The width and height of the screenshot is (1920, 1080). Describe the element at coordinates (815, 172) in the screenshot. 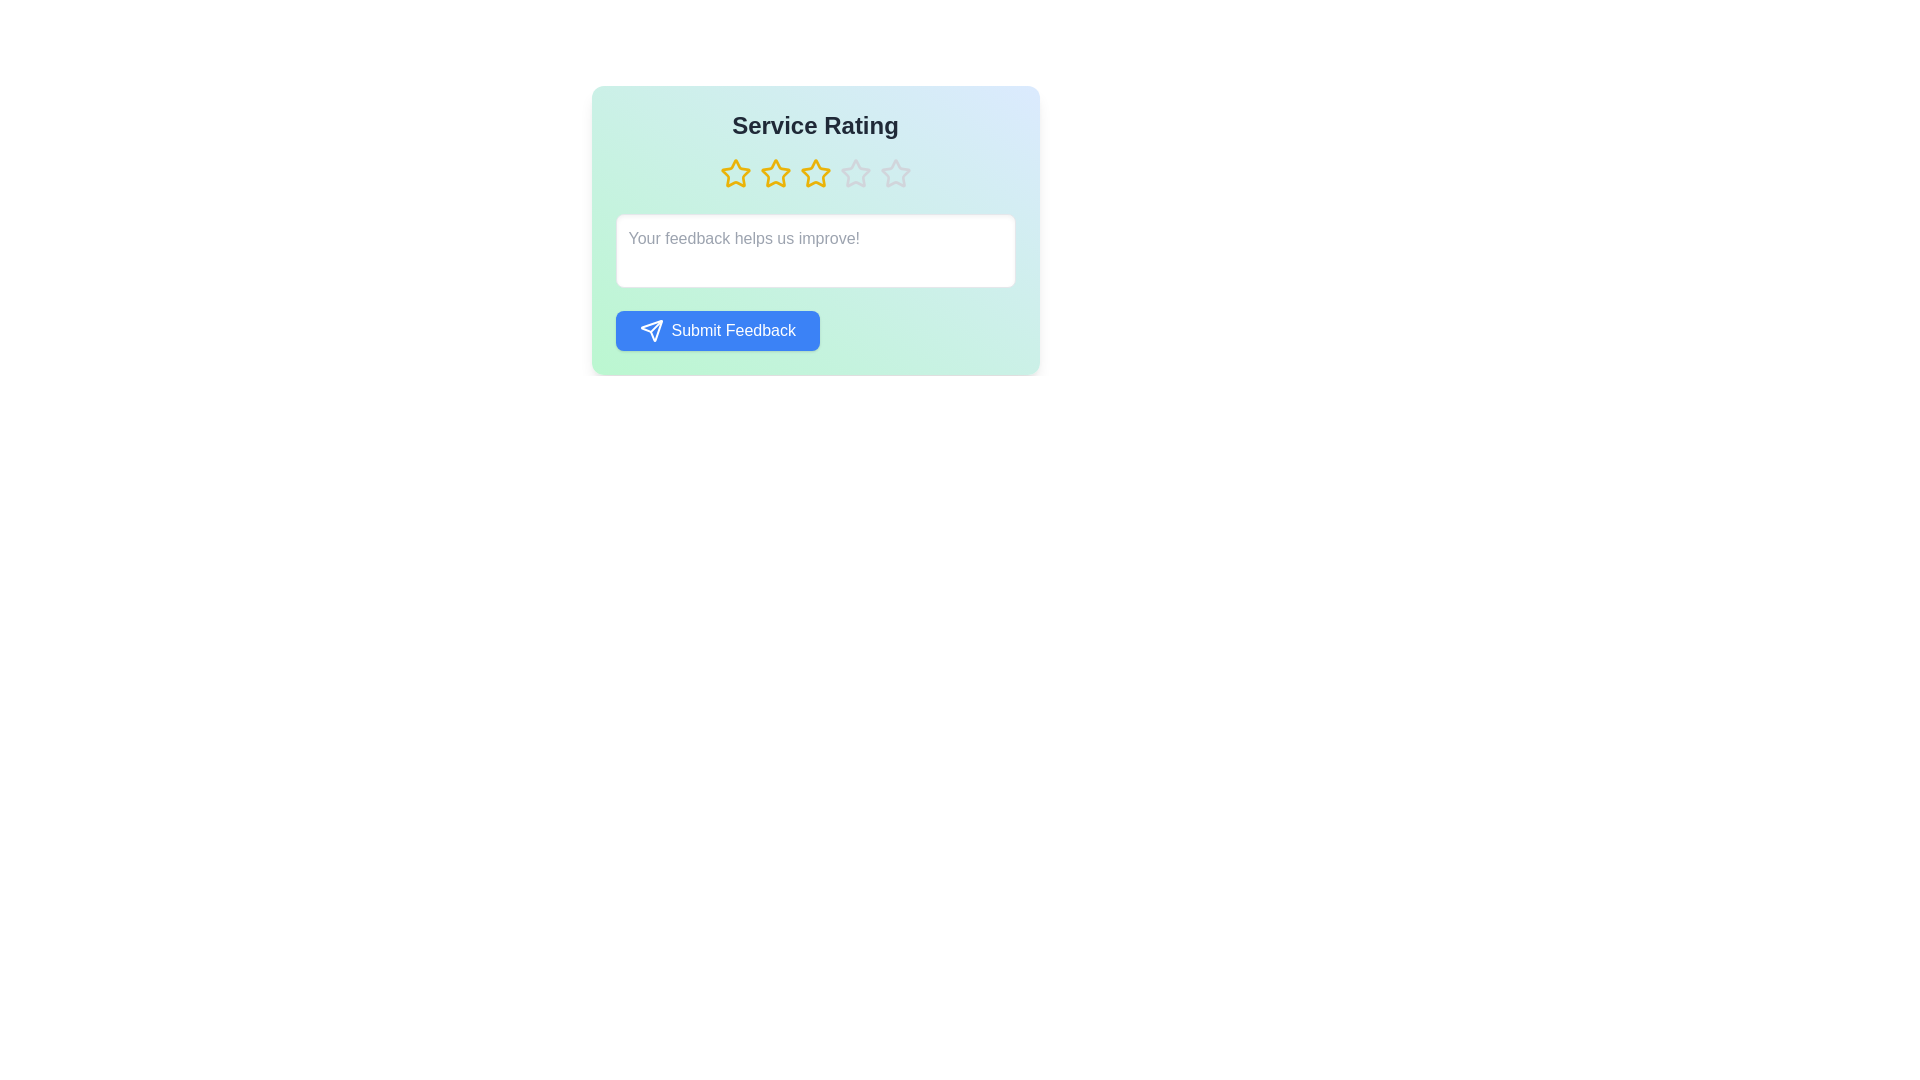

I see `the active star icon` at that location.